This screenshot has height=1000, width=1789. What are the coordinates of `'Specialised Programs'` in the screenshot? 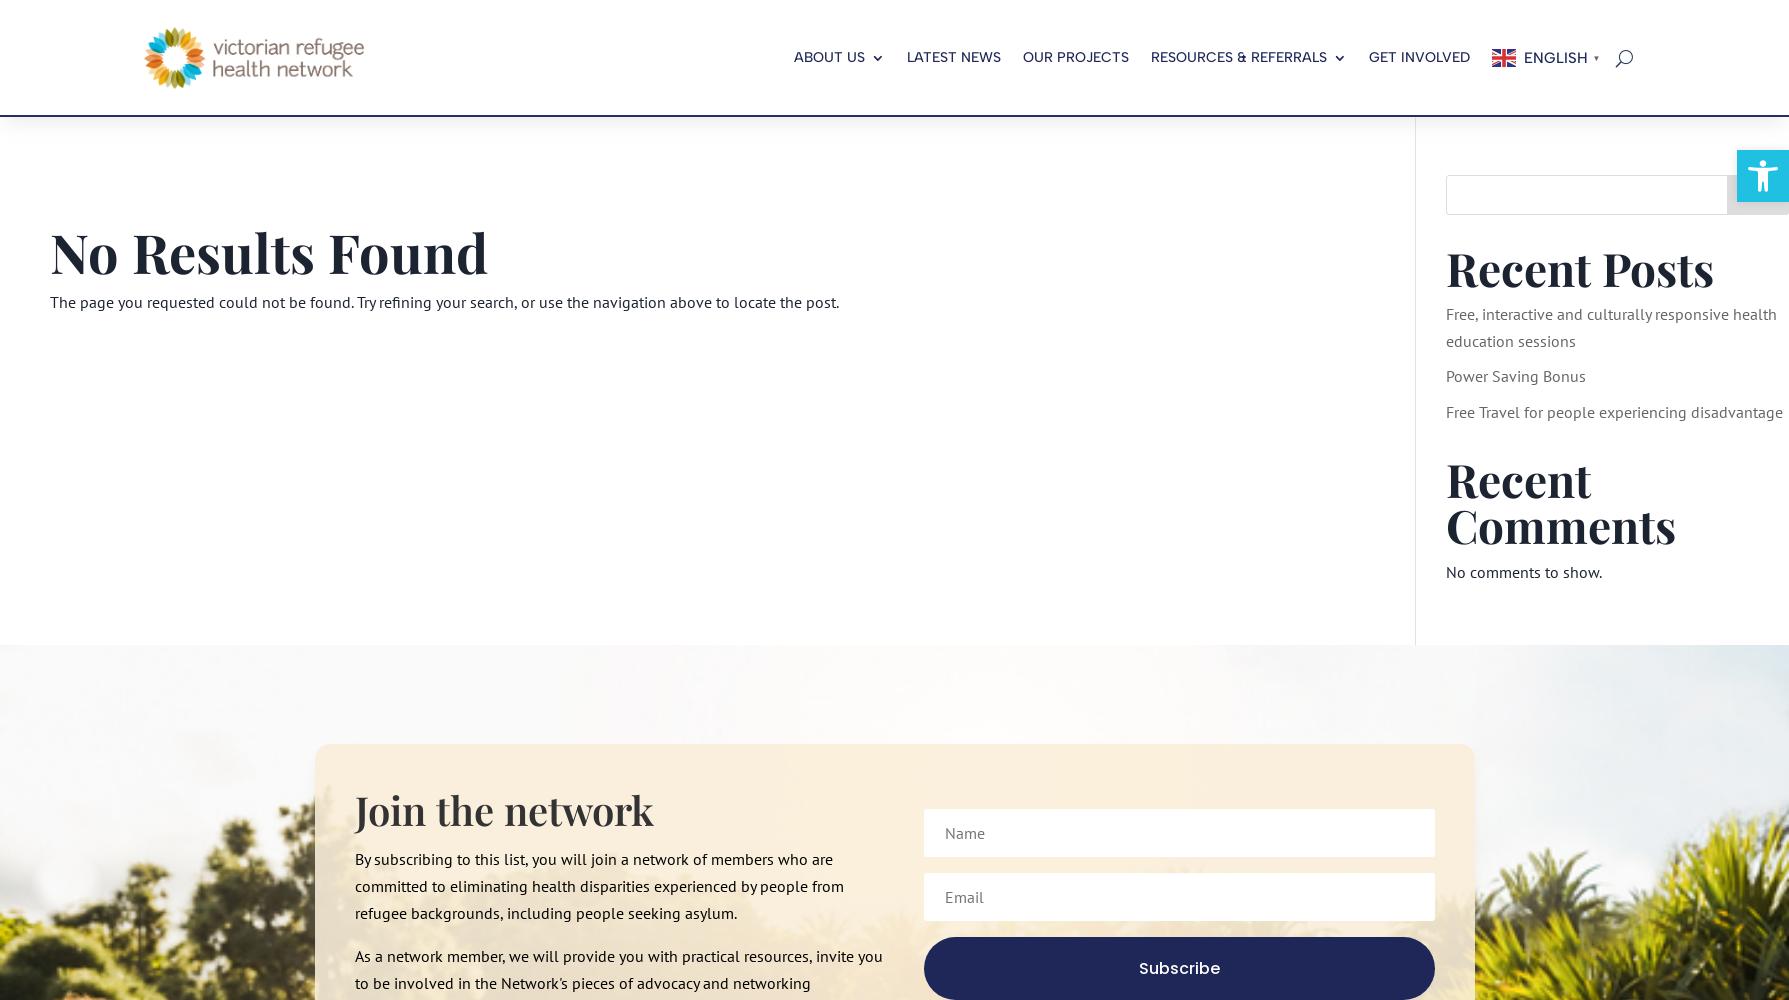 It's located at (759, 137).